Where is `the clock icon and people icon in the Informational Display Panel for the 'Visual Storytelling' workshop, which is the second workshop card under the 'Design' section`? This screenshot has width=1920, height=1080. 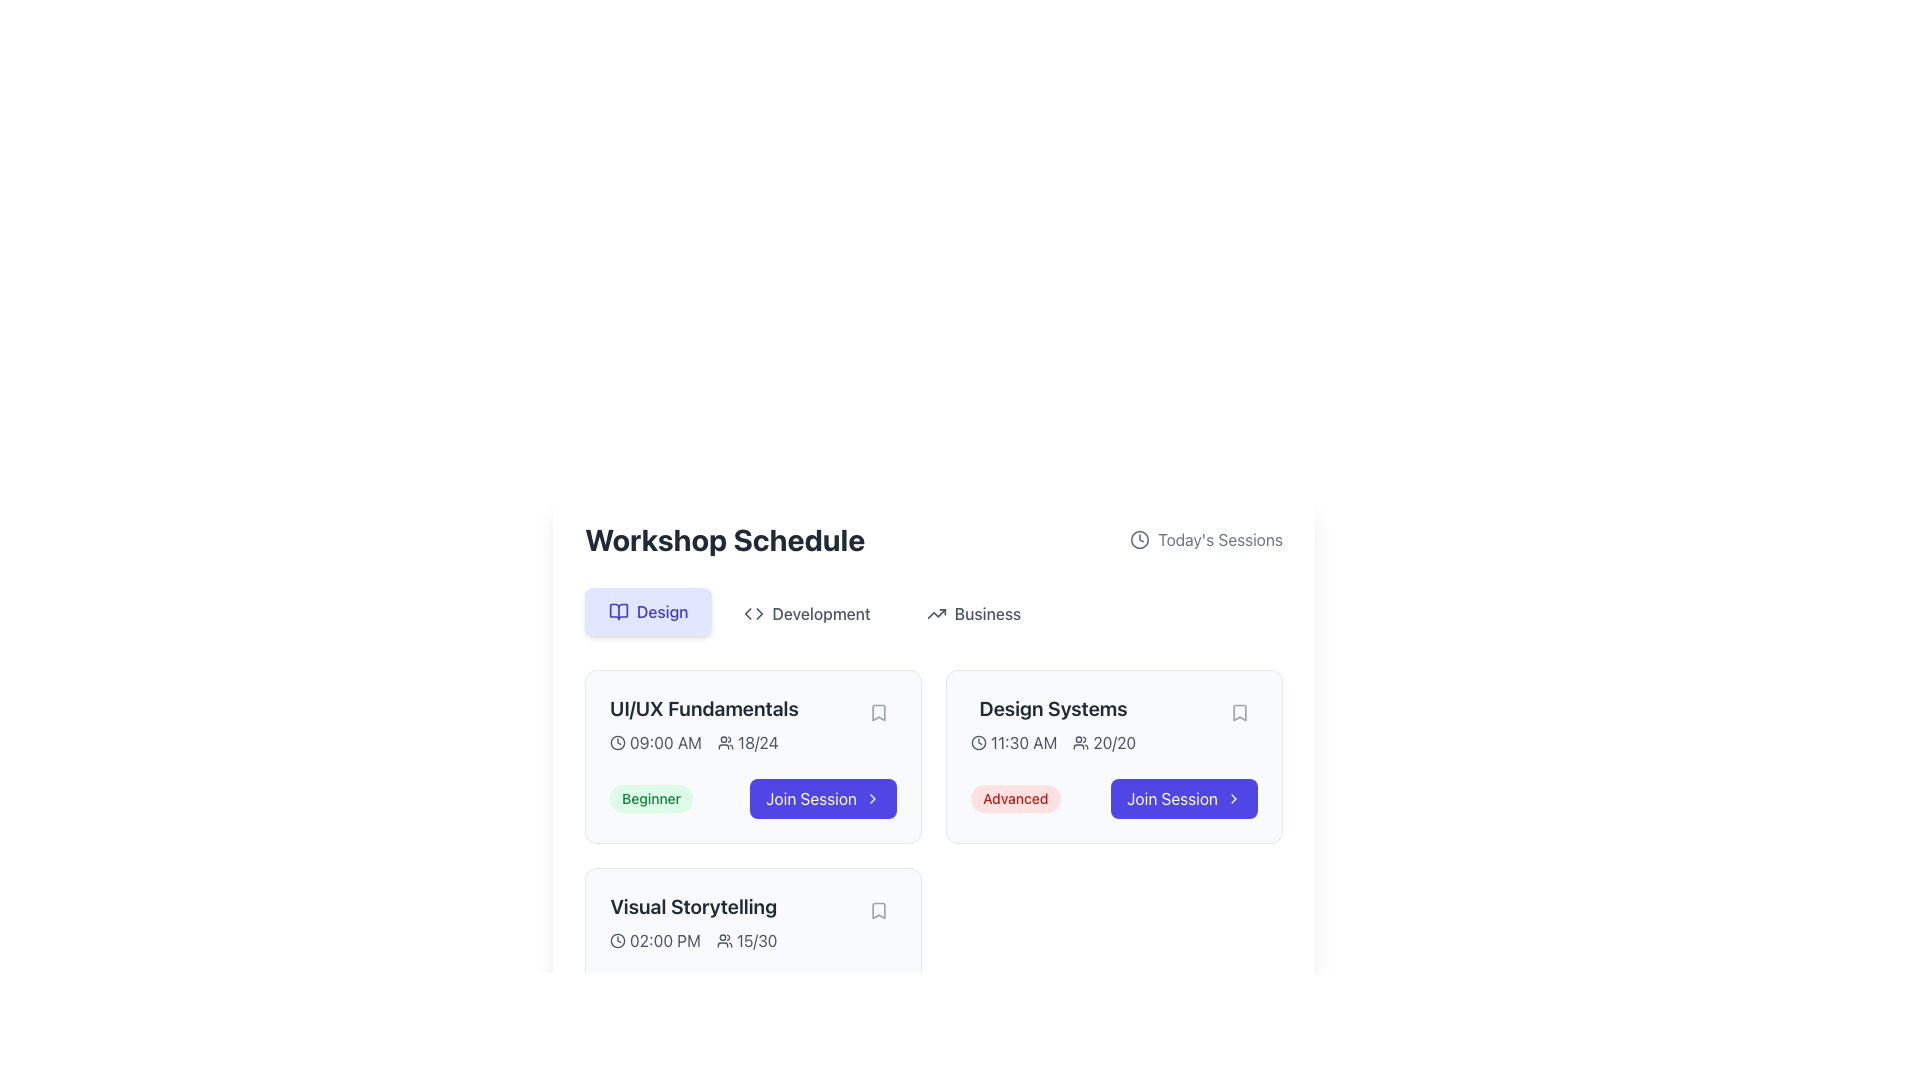 the clock icon and people icon in the Informational Display Panel for the 'Visual Storytelling' workshop, which is the second workshop card under the 'Design' section is located at coordinates (752, 922).